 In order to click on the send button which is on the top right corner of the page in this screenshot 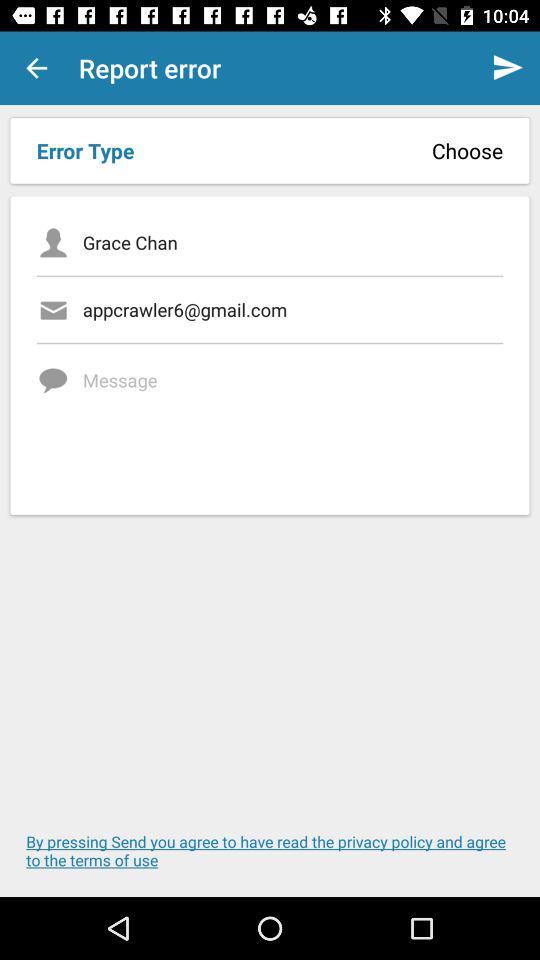, I will do `click(508, 68)`.